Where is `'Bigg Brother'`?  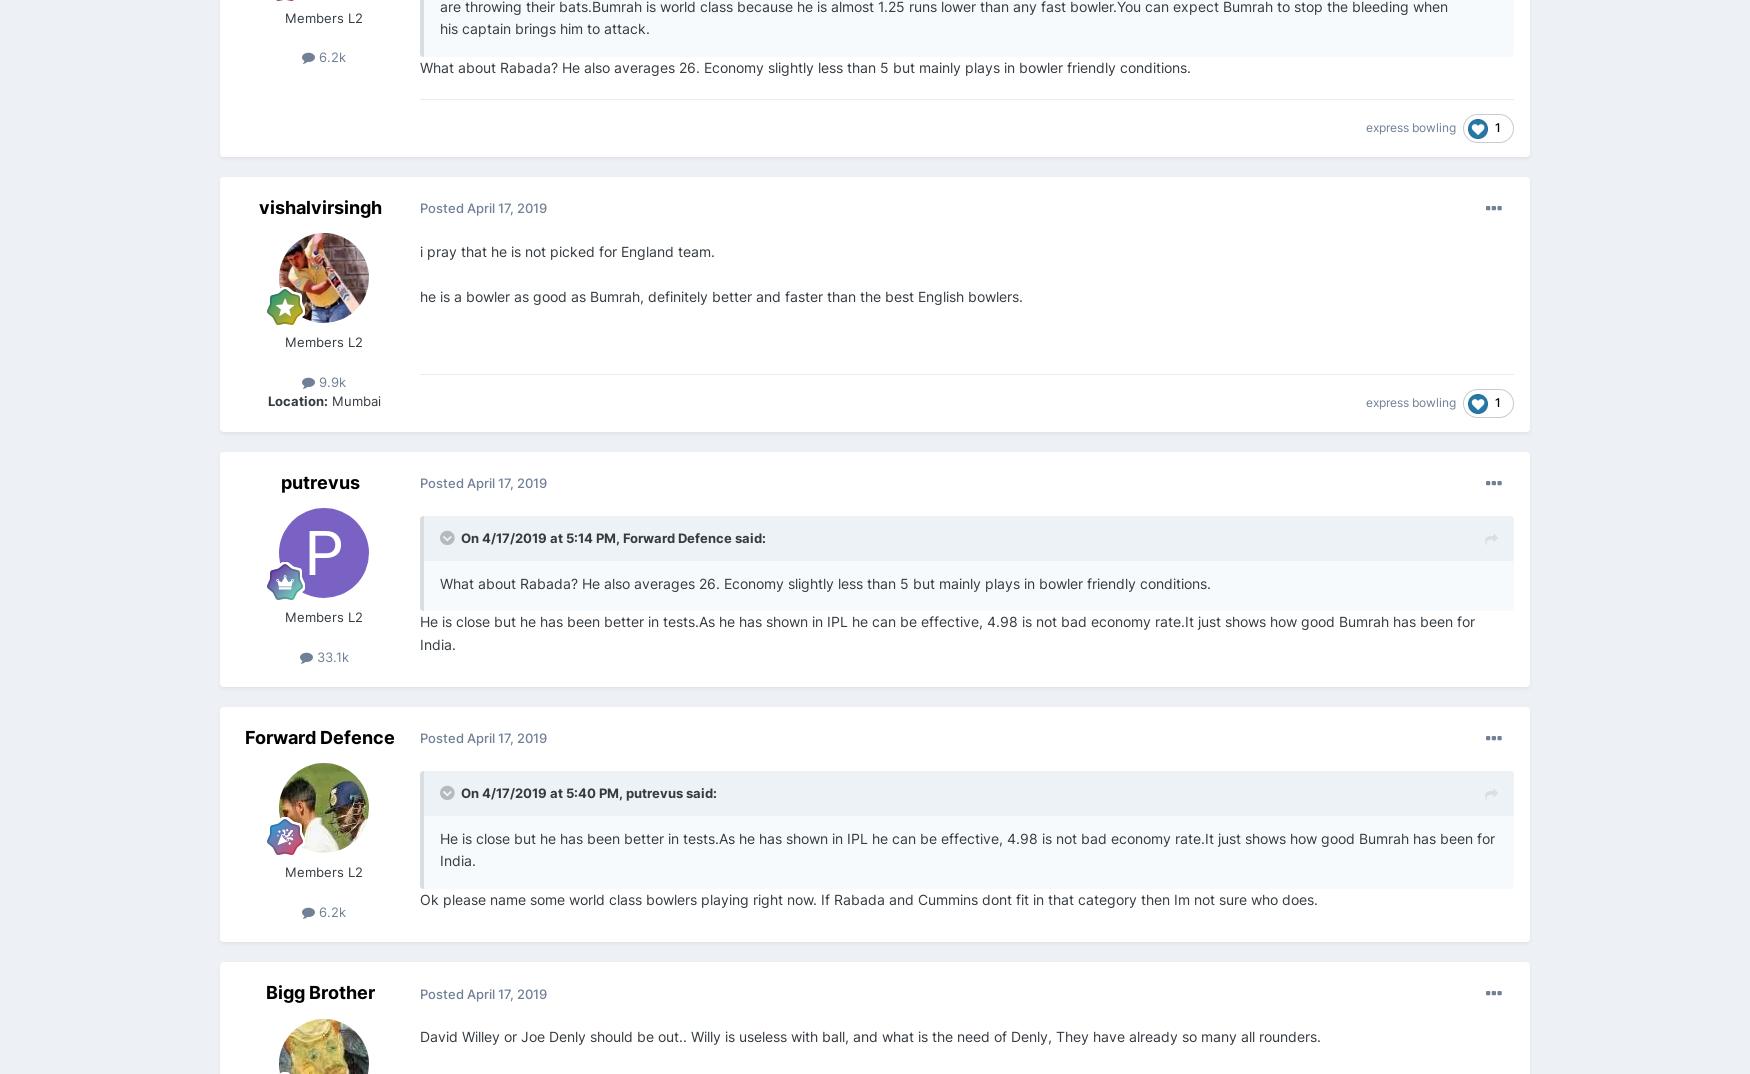 'Bigg Brother' is located at coordinates (319, 991).